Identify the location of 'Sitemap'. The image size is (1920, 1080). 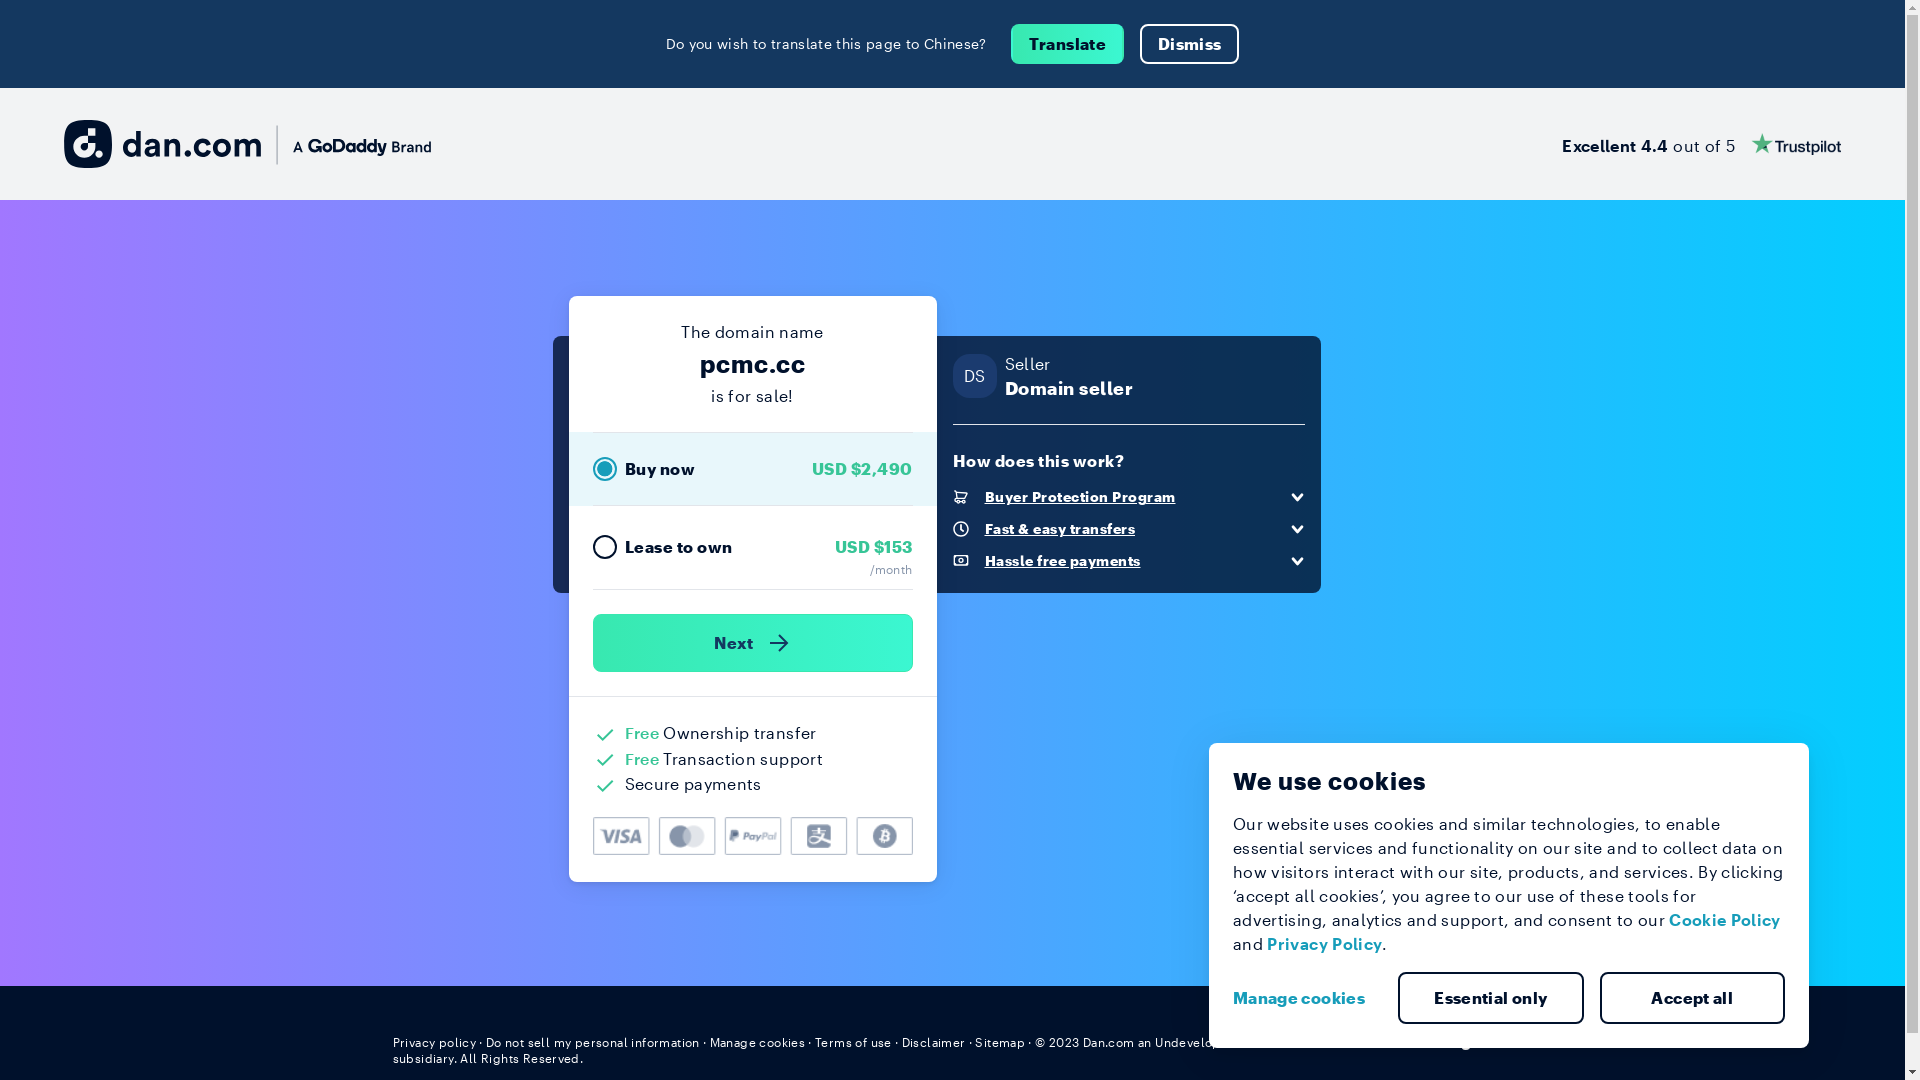
(999, 1040).